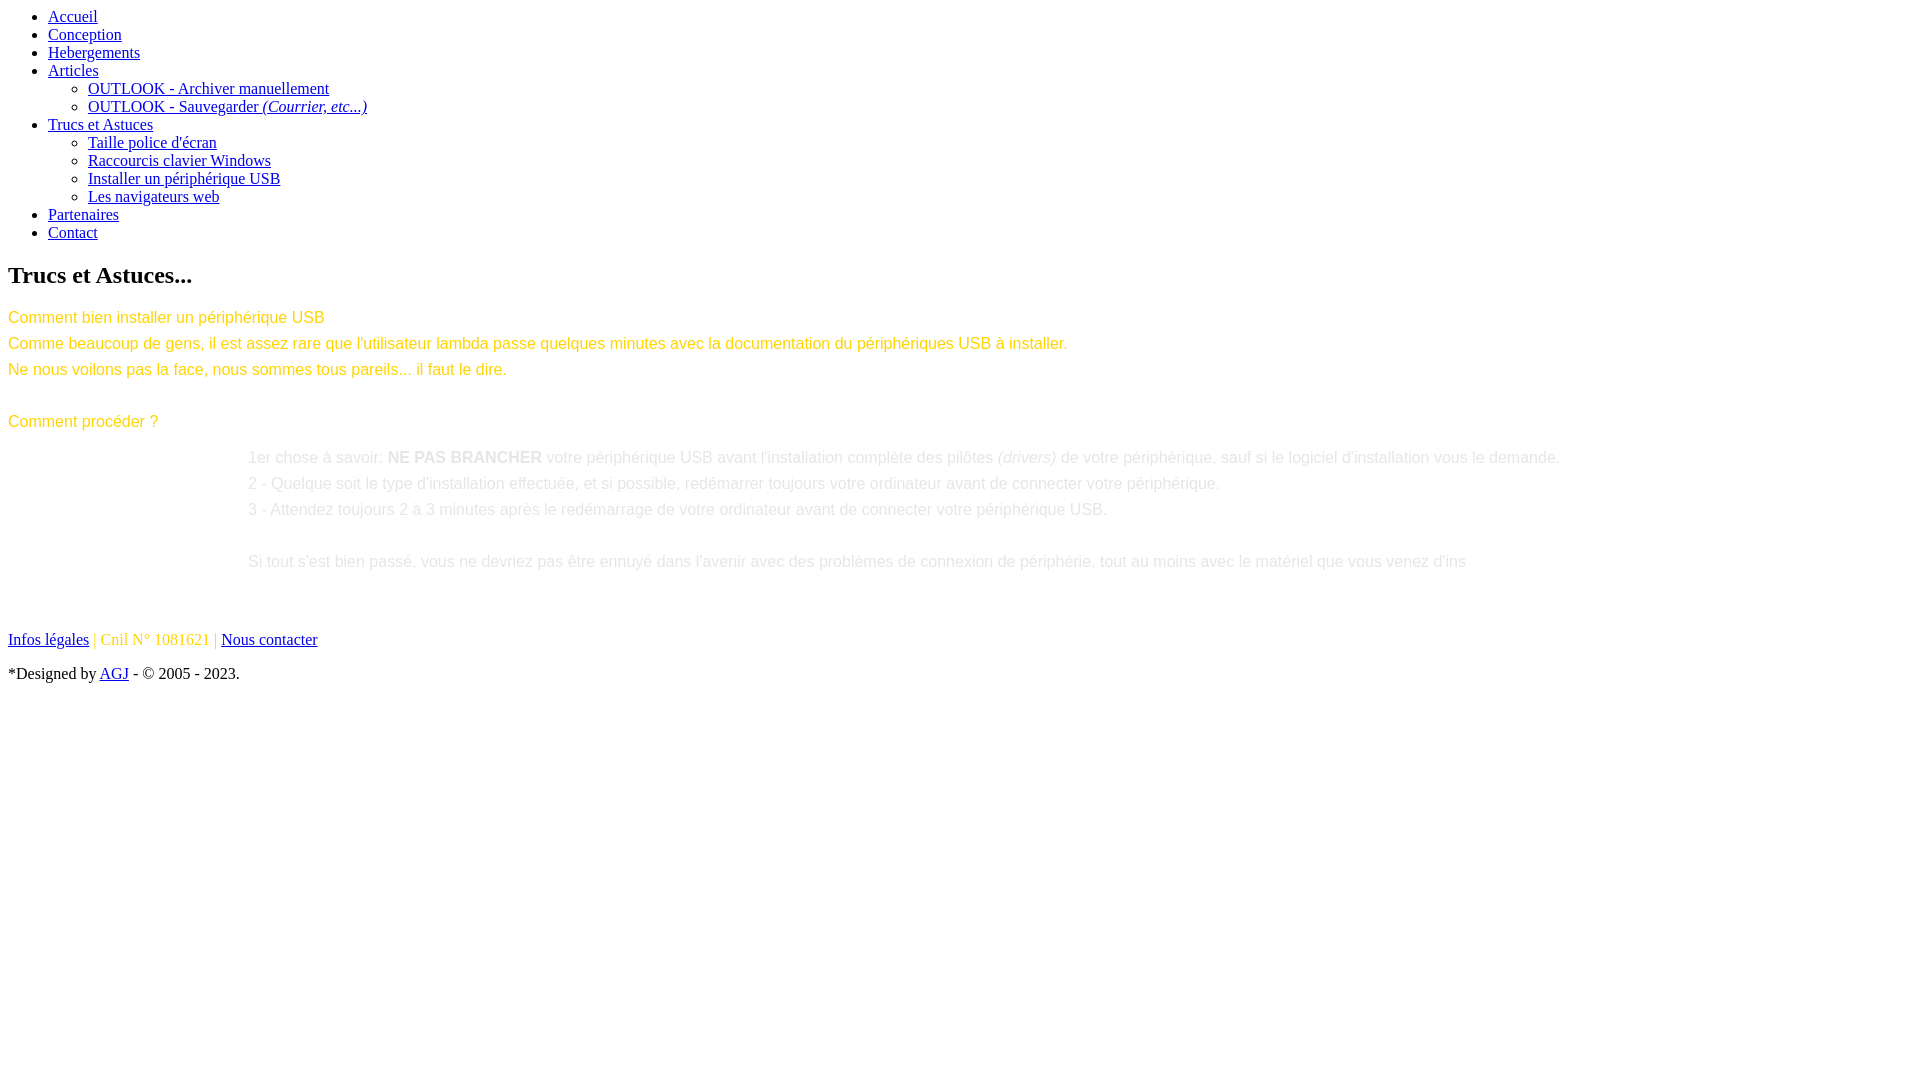 The image size is (1920, 1080). Describe the element at coordinates (93, 51) in the screenshot. I see `'Hebergements'` at that location.